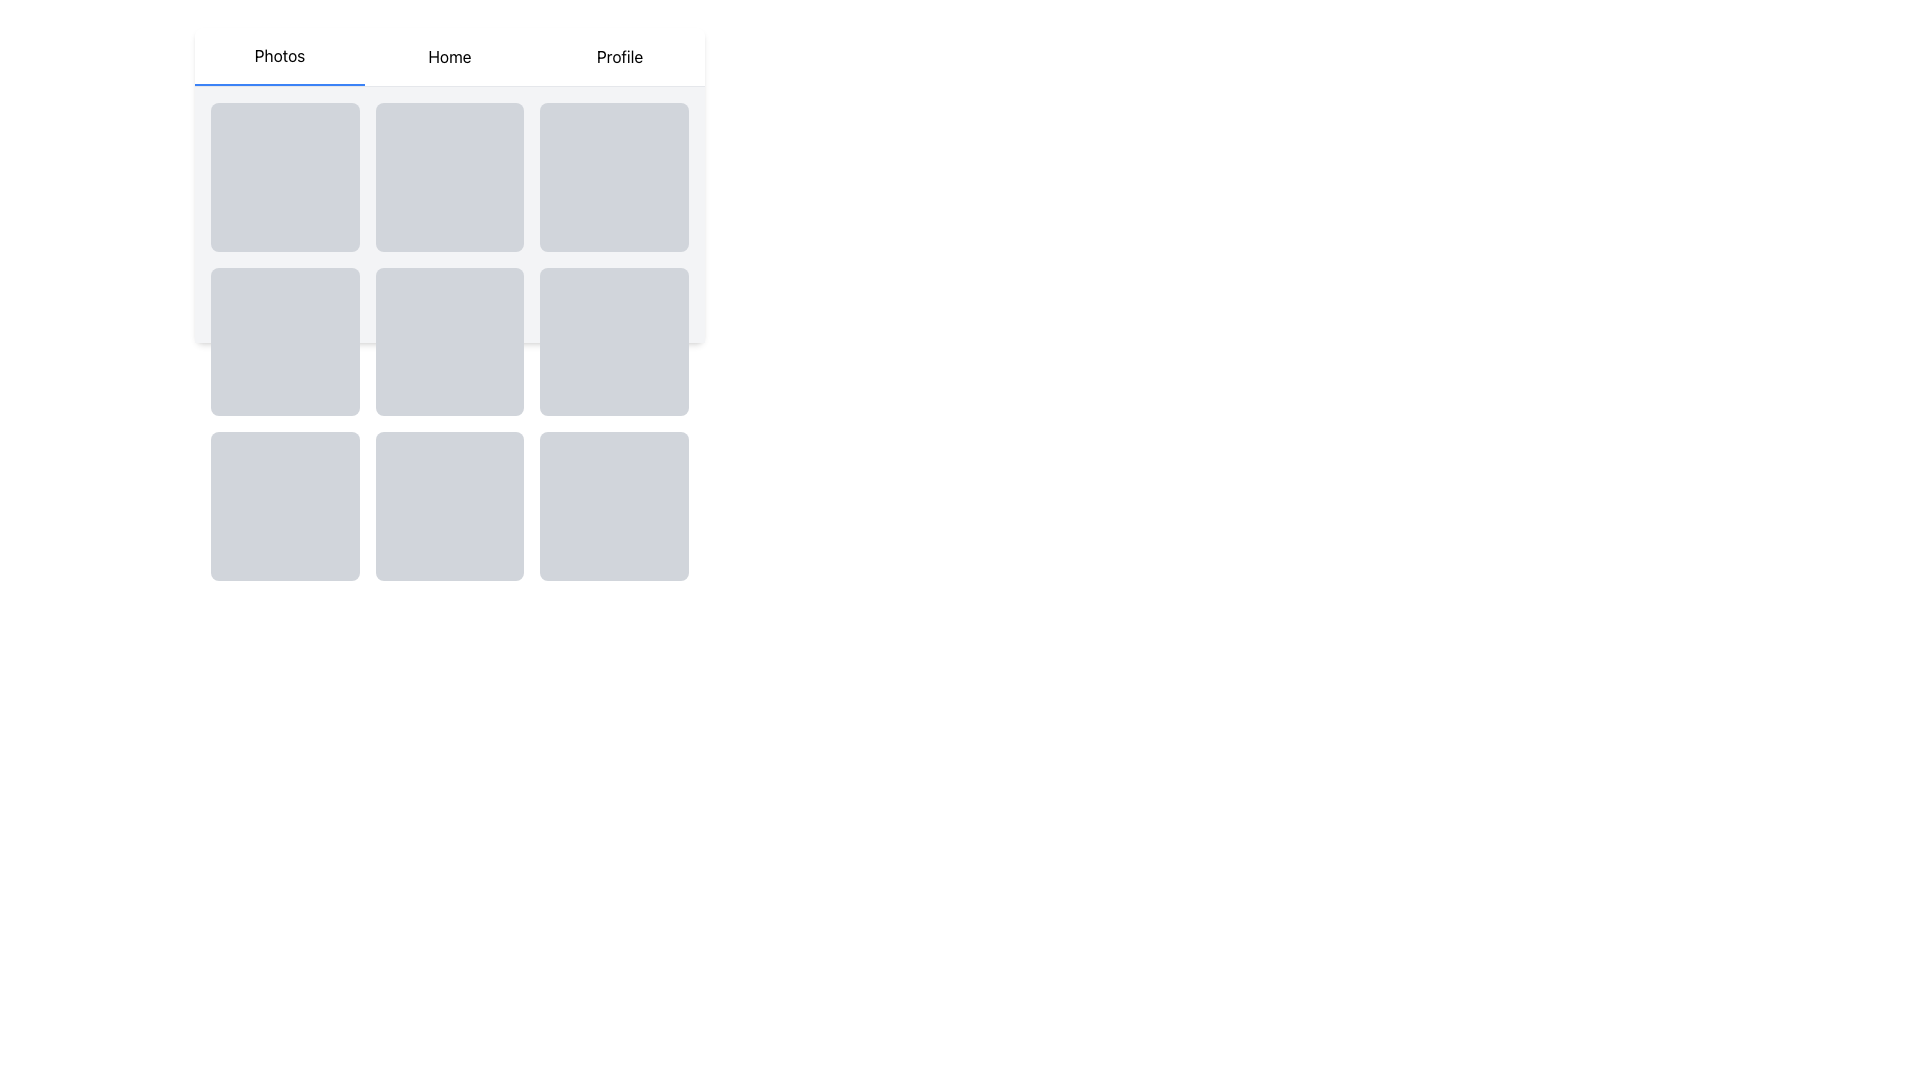 This screenshot has width=1920, height=1080. What do you see at coordinates (449, 56) in the screenshot?
I see `the Navigation bar which contains the text elements 'Photos,' 'Home,' and 'Profile,' with the currently selected tab 'Photos' highlighted` at bounding box center [449, 56].